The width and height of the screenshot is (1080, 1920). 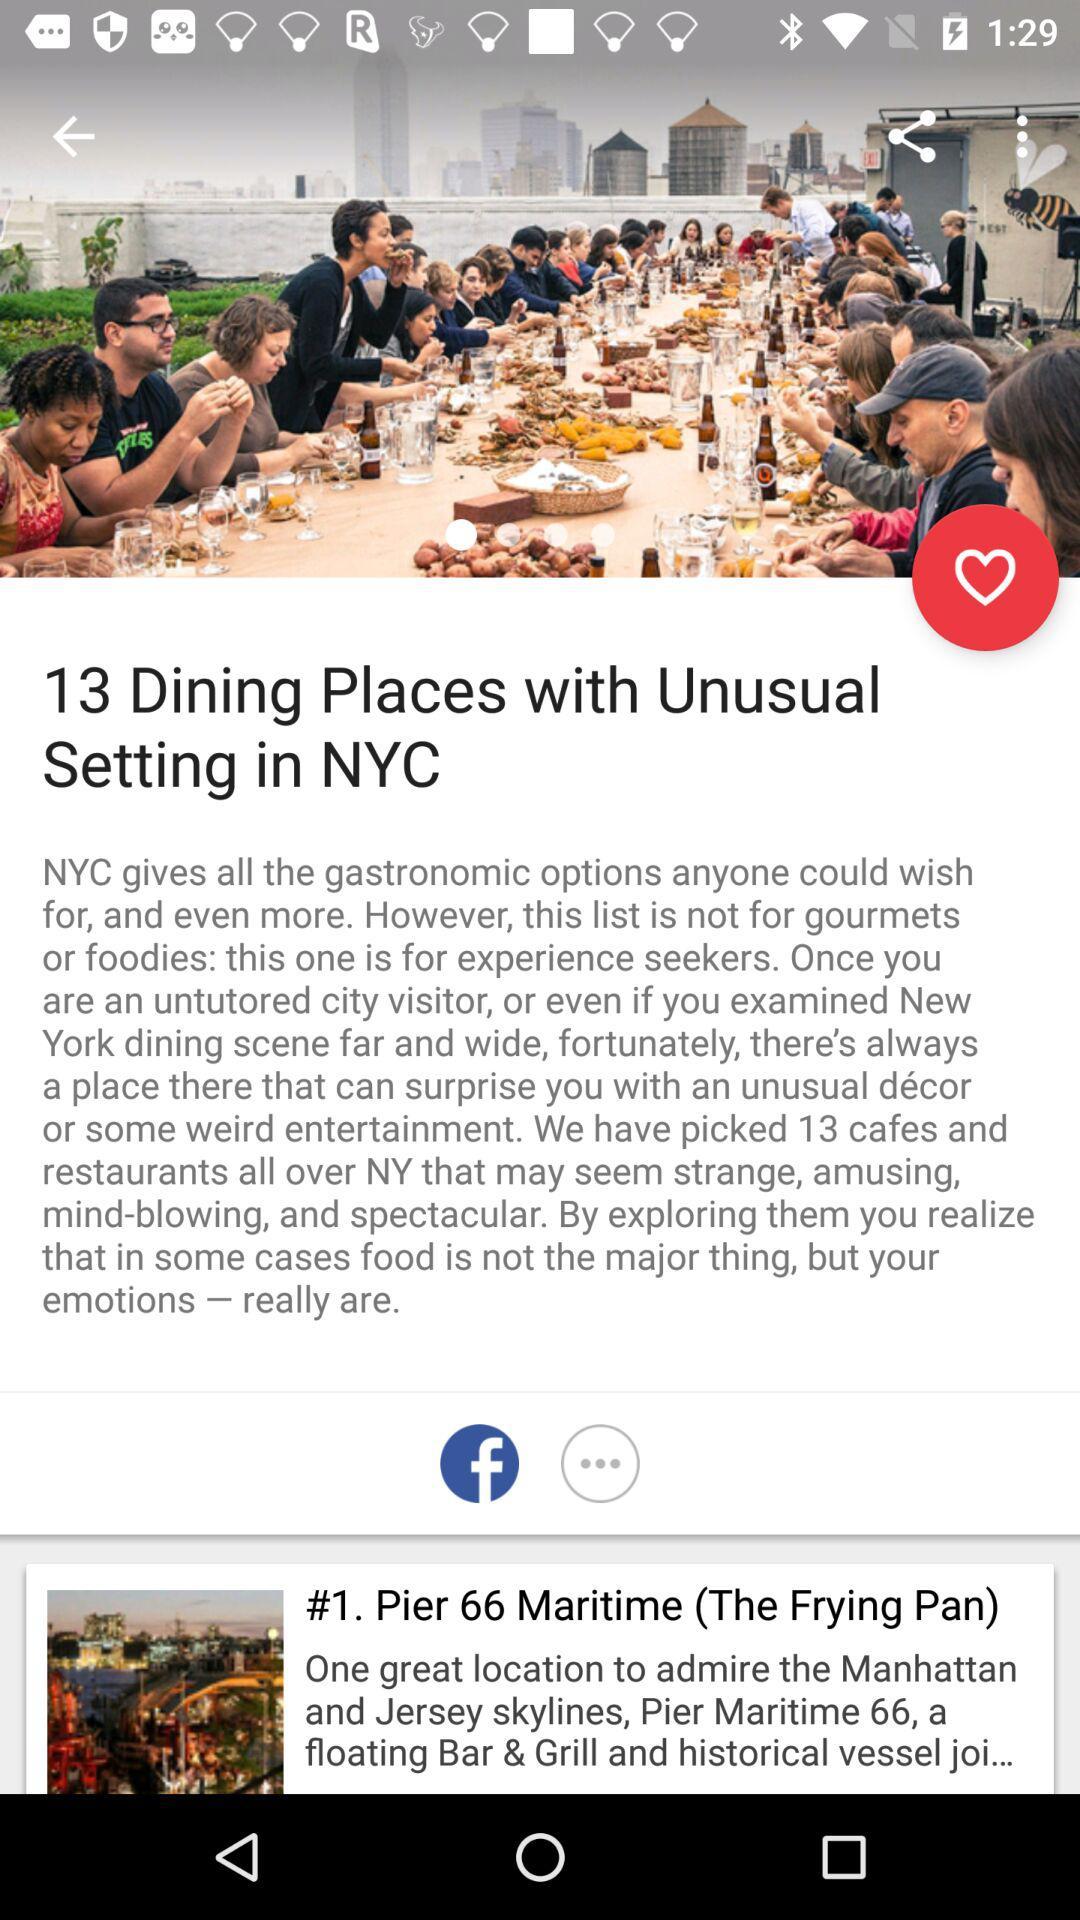 What do you see at coordinates (540, 1083) in the screenshot?
I see `nyc gives all` at bounding box center [540, 1083].